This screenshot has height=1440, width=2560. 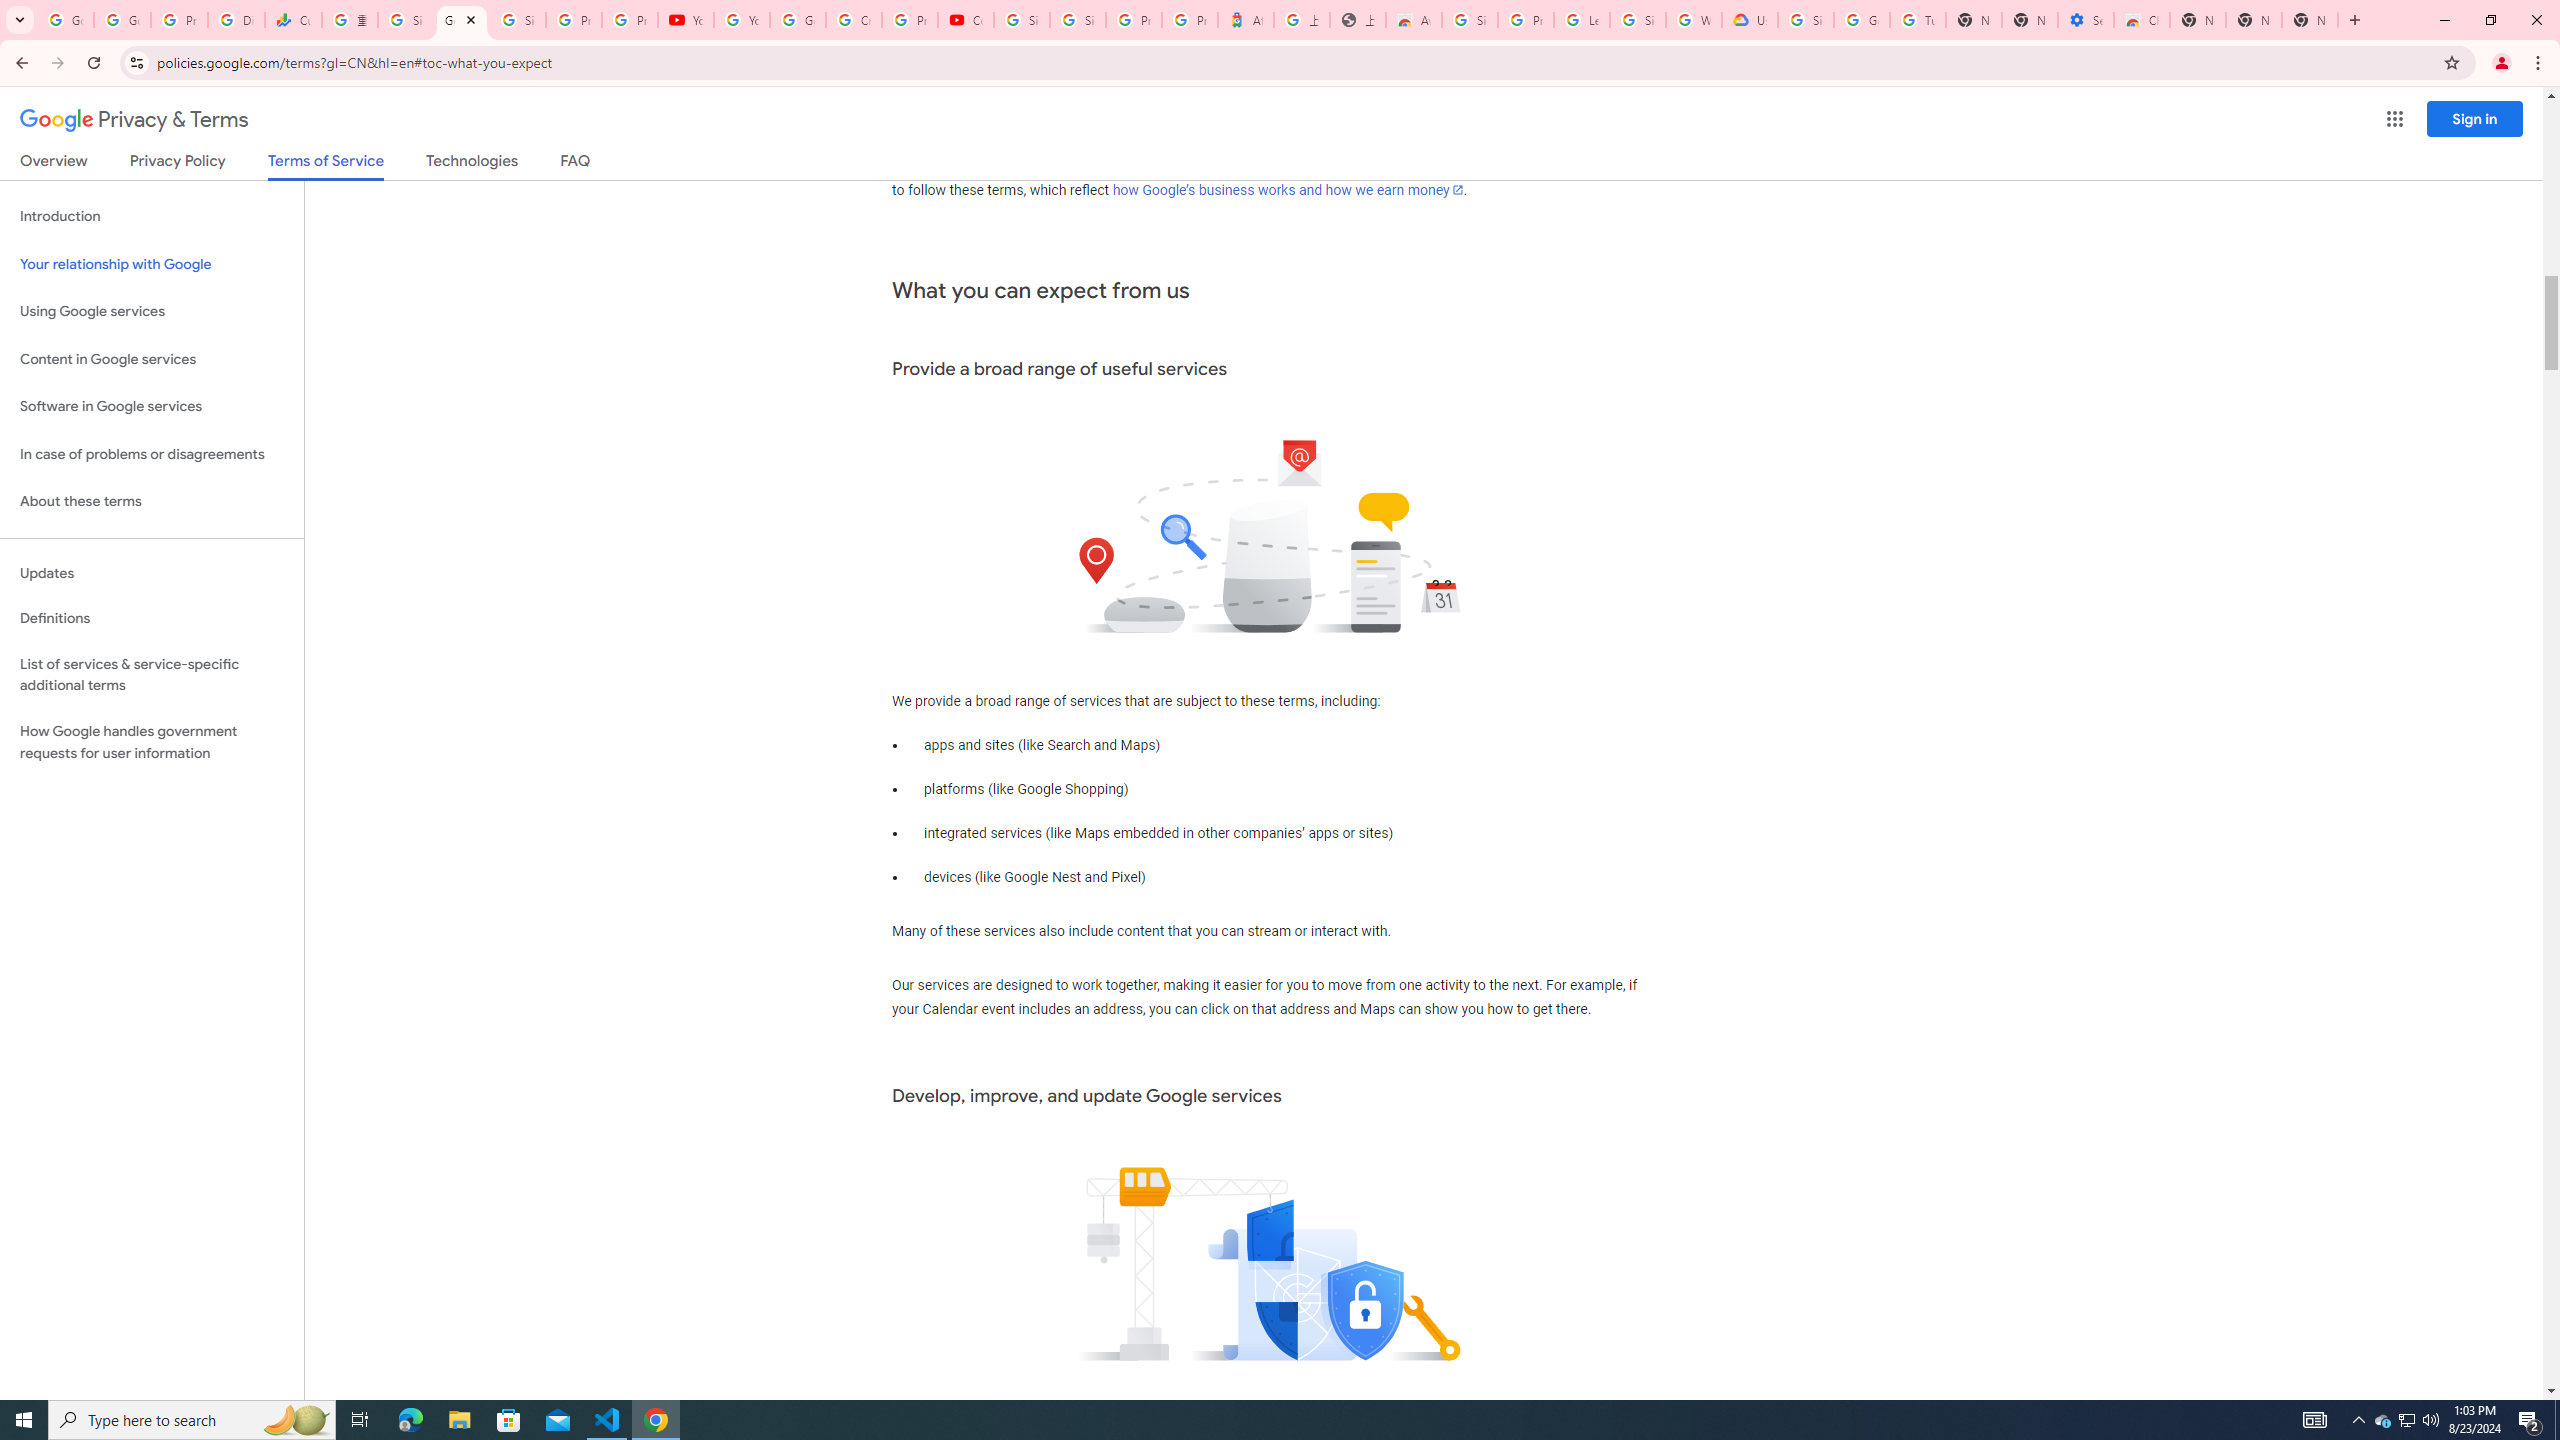 I want to click on 'Your relationship with Google', so click(x=151, y=264).